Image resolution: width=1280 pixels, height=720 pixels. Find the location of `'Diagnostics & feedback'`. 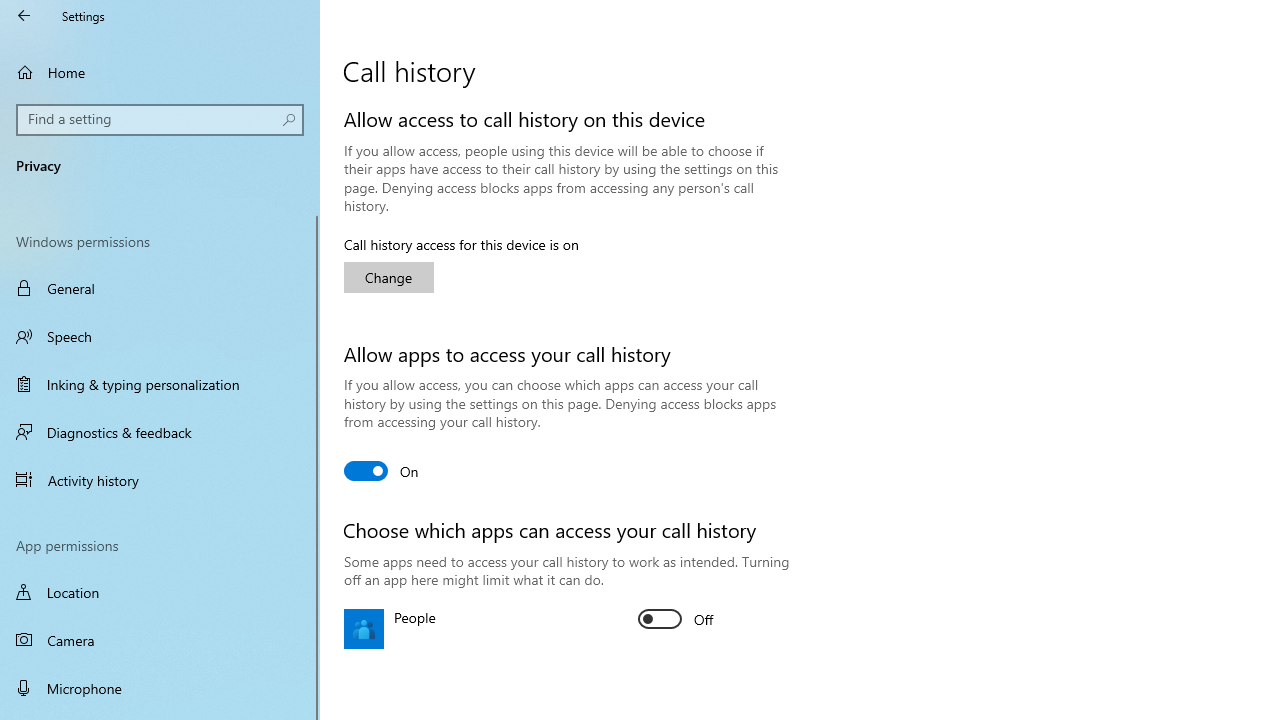

'Diagnostics & feedback' is located at coordinates (160, 431).